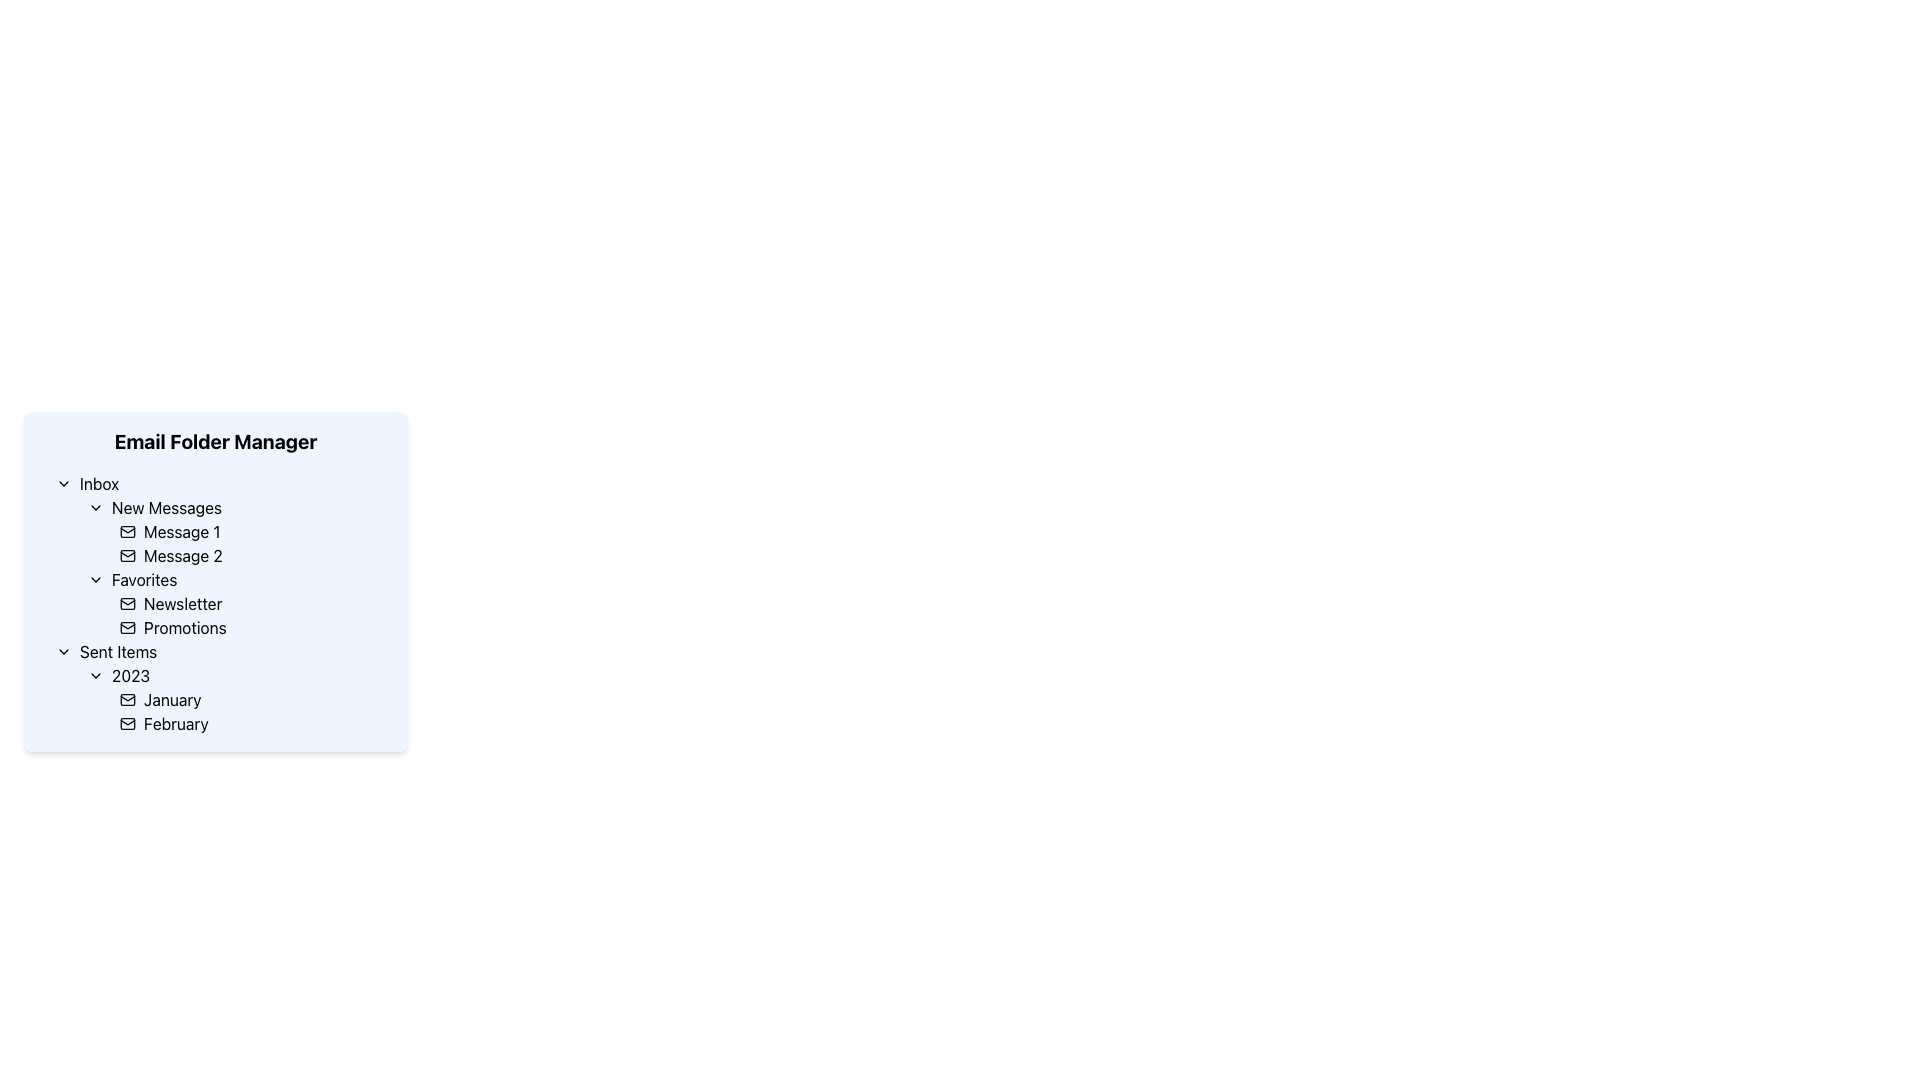  What do you see at coordinates (127, 555) in the screenshot?
I see `the decorative icon that represents 'Message 2' in the 'New Messages' section of the Inbox, located at the beginning of the list item` at bounding box center [127, 555].